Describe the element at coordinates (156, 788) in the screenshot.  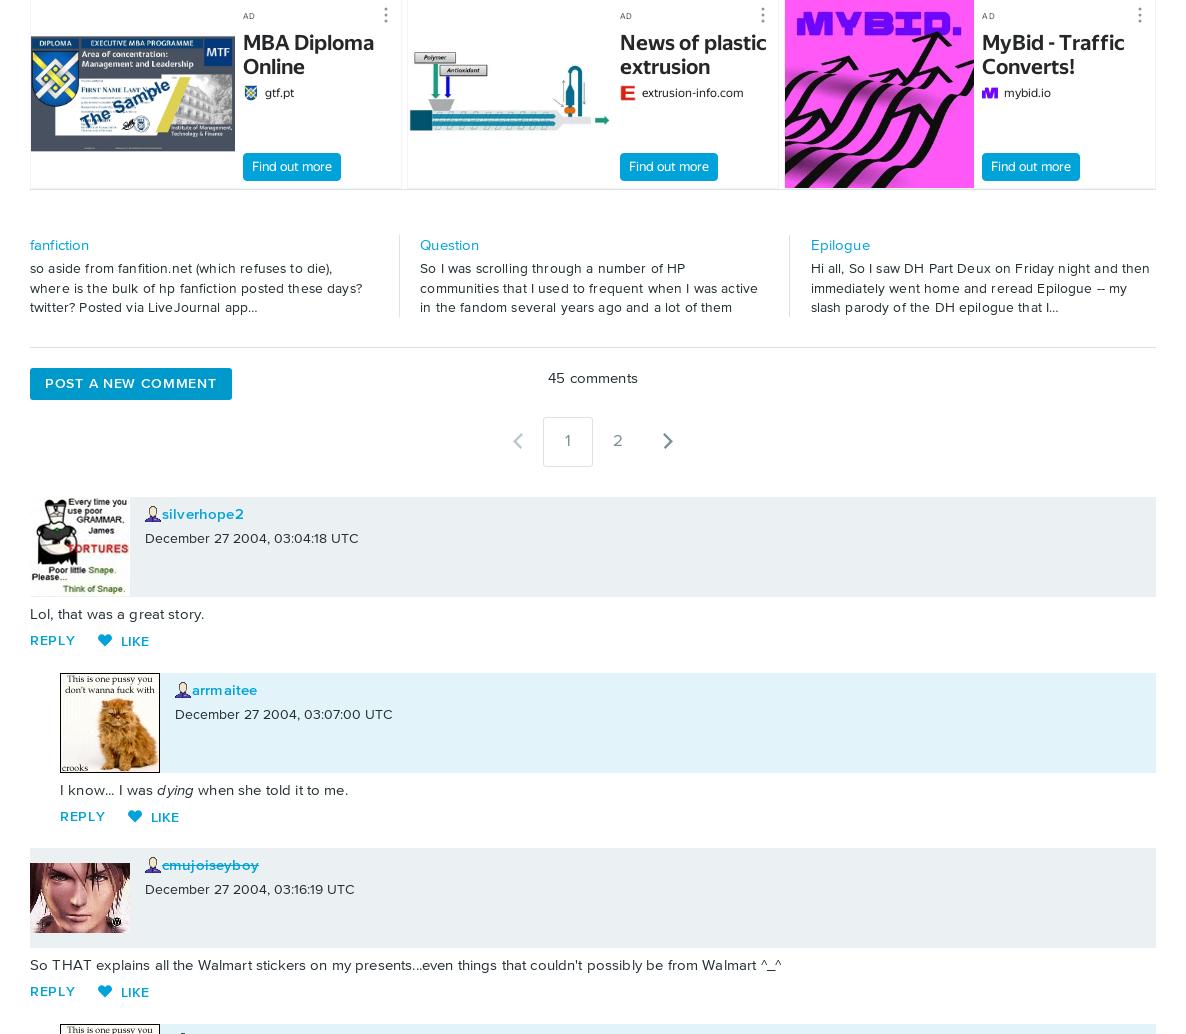
I see `'dying'` at that location.